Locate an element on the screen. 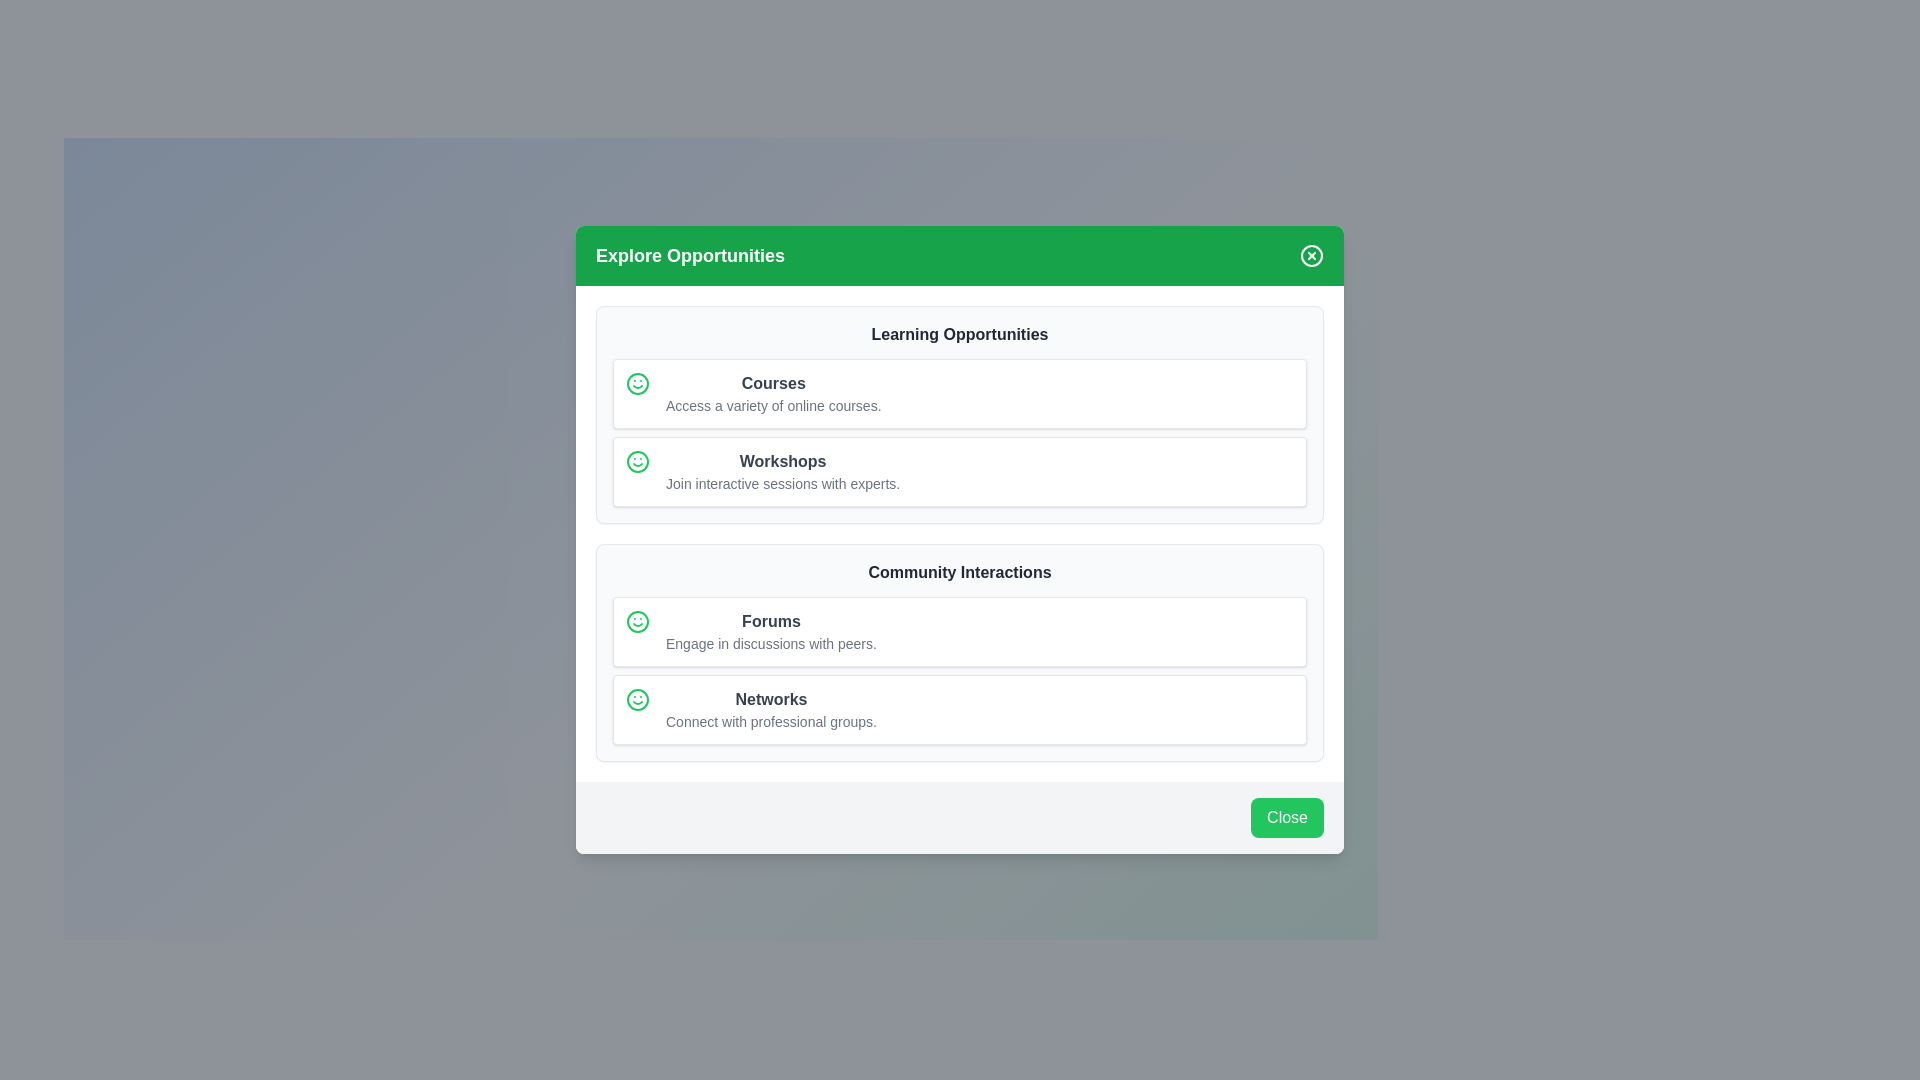 The height and width of the screenshot is (1080, 1920). the 'Forums' icon located to the left of the 'Forums' title text in the 'Community Interactions' section is located at coordinates (637, 620).